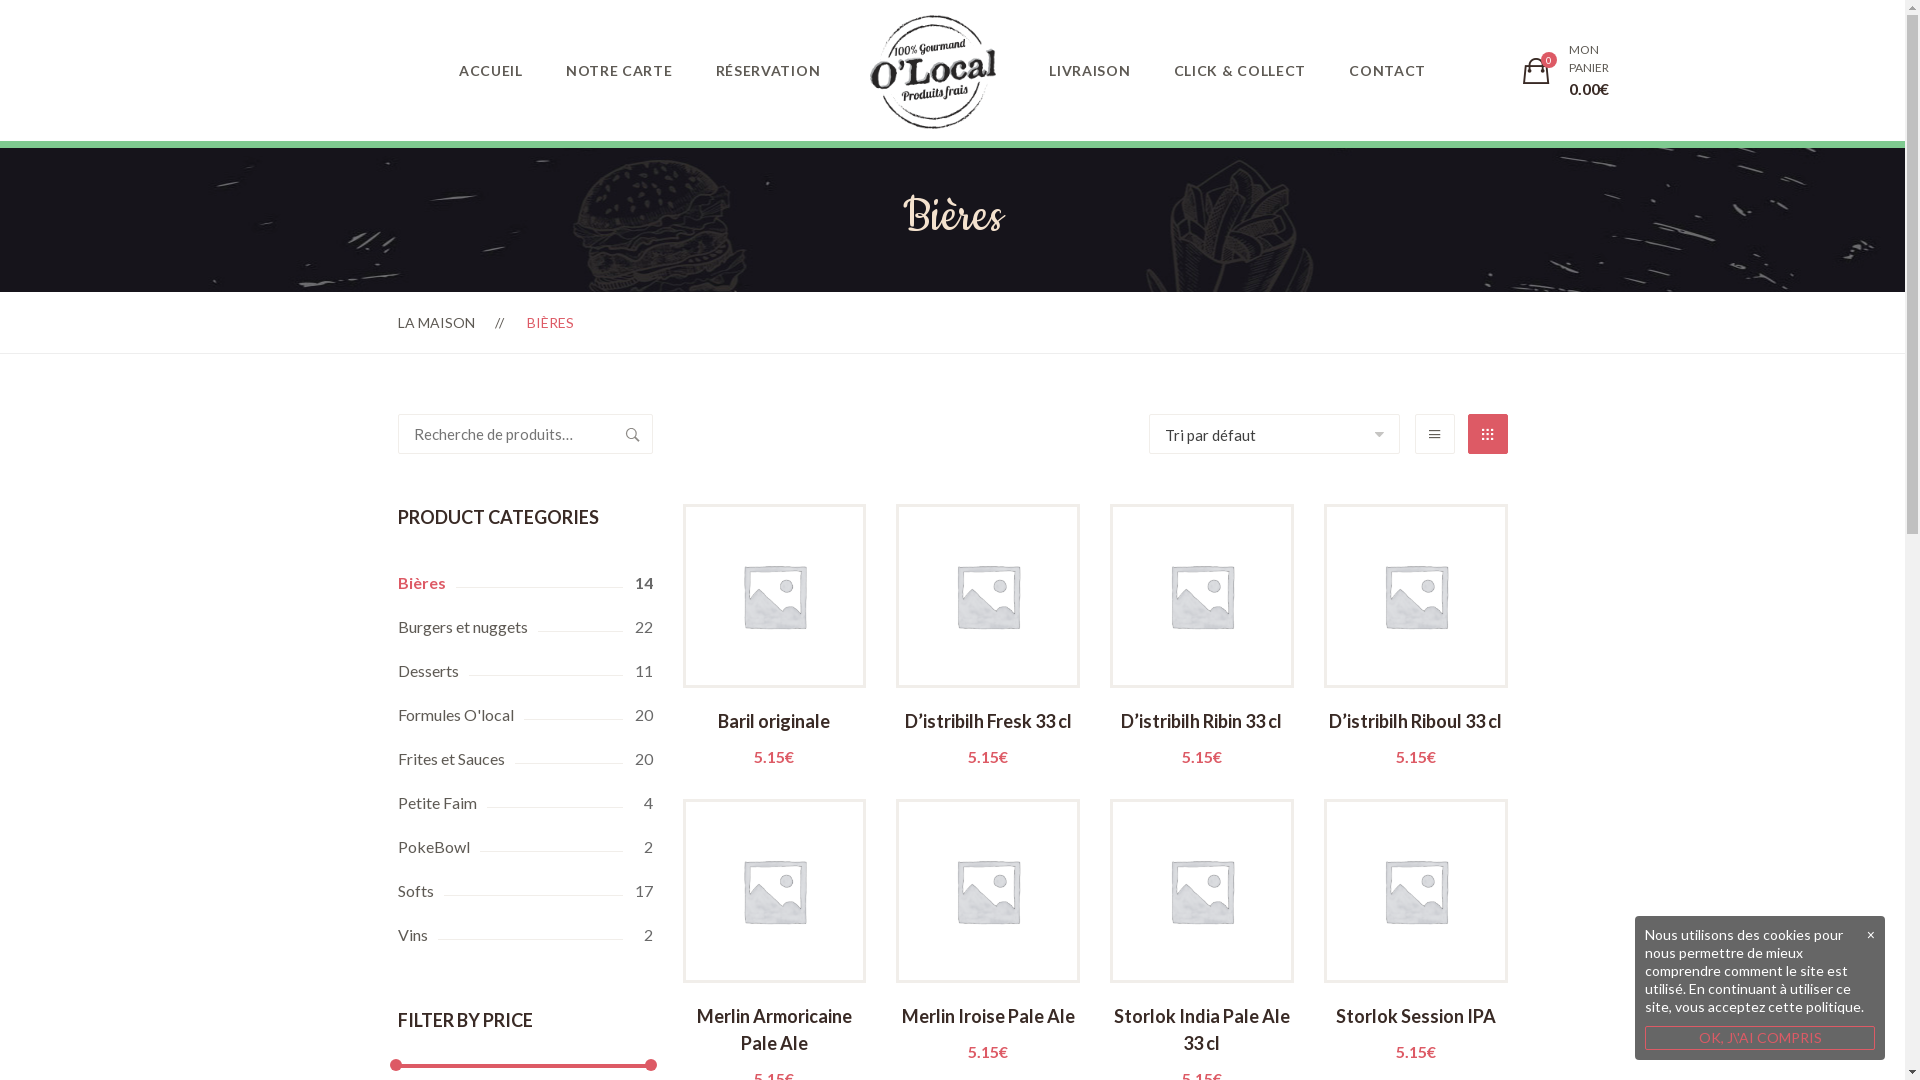  What do you see at coordinates (1415, 1030) in the screenshot?
I see `'Storlok Session IPA'` at bounding box center [1415, 1030].